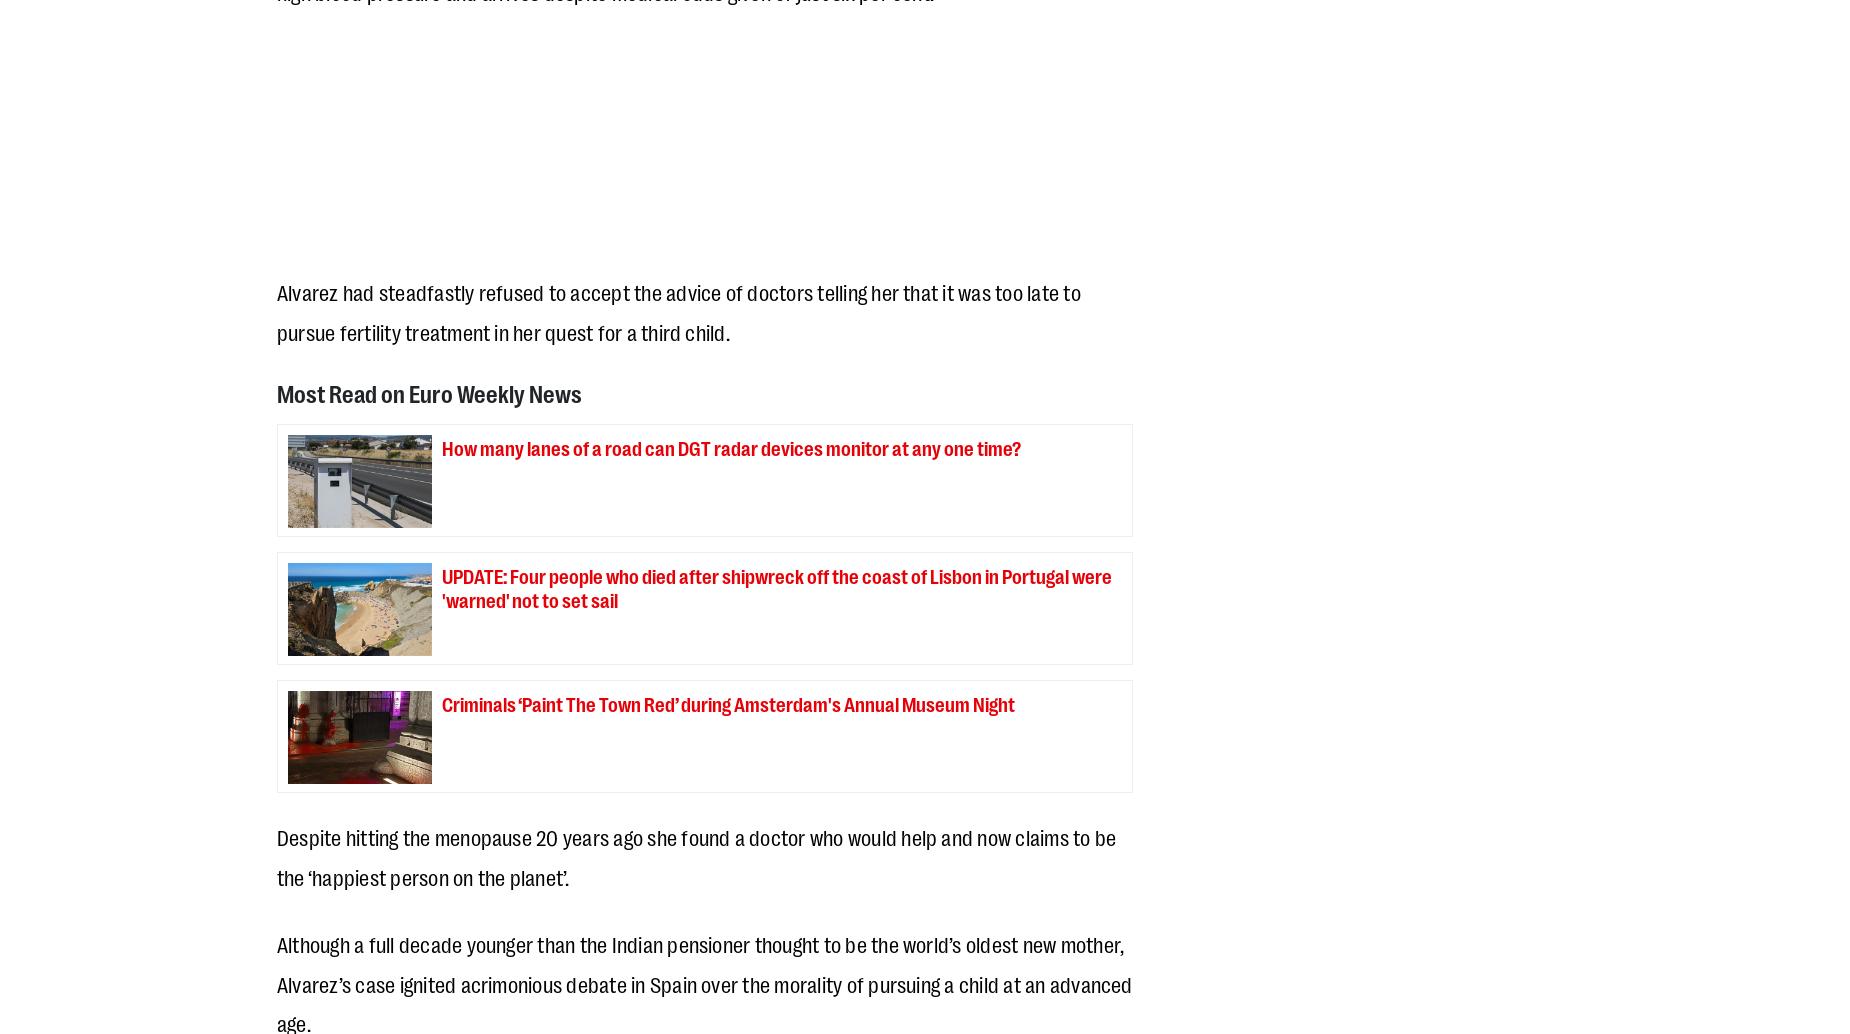 This screenshot has width=1850, height=1034. Describe the element at coordinates (762, 58) in the screenshot. I see `'World News'` at that location.